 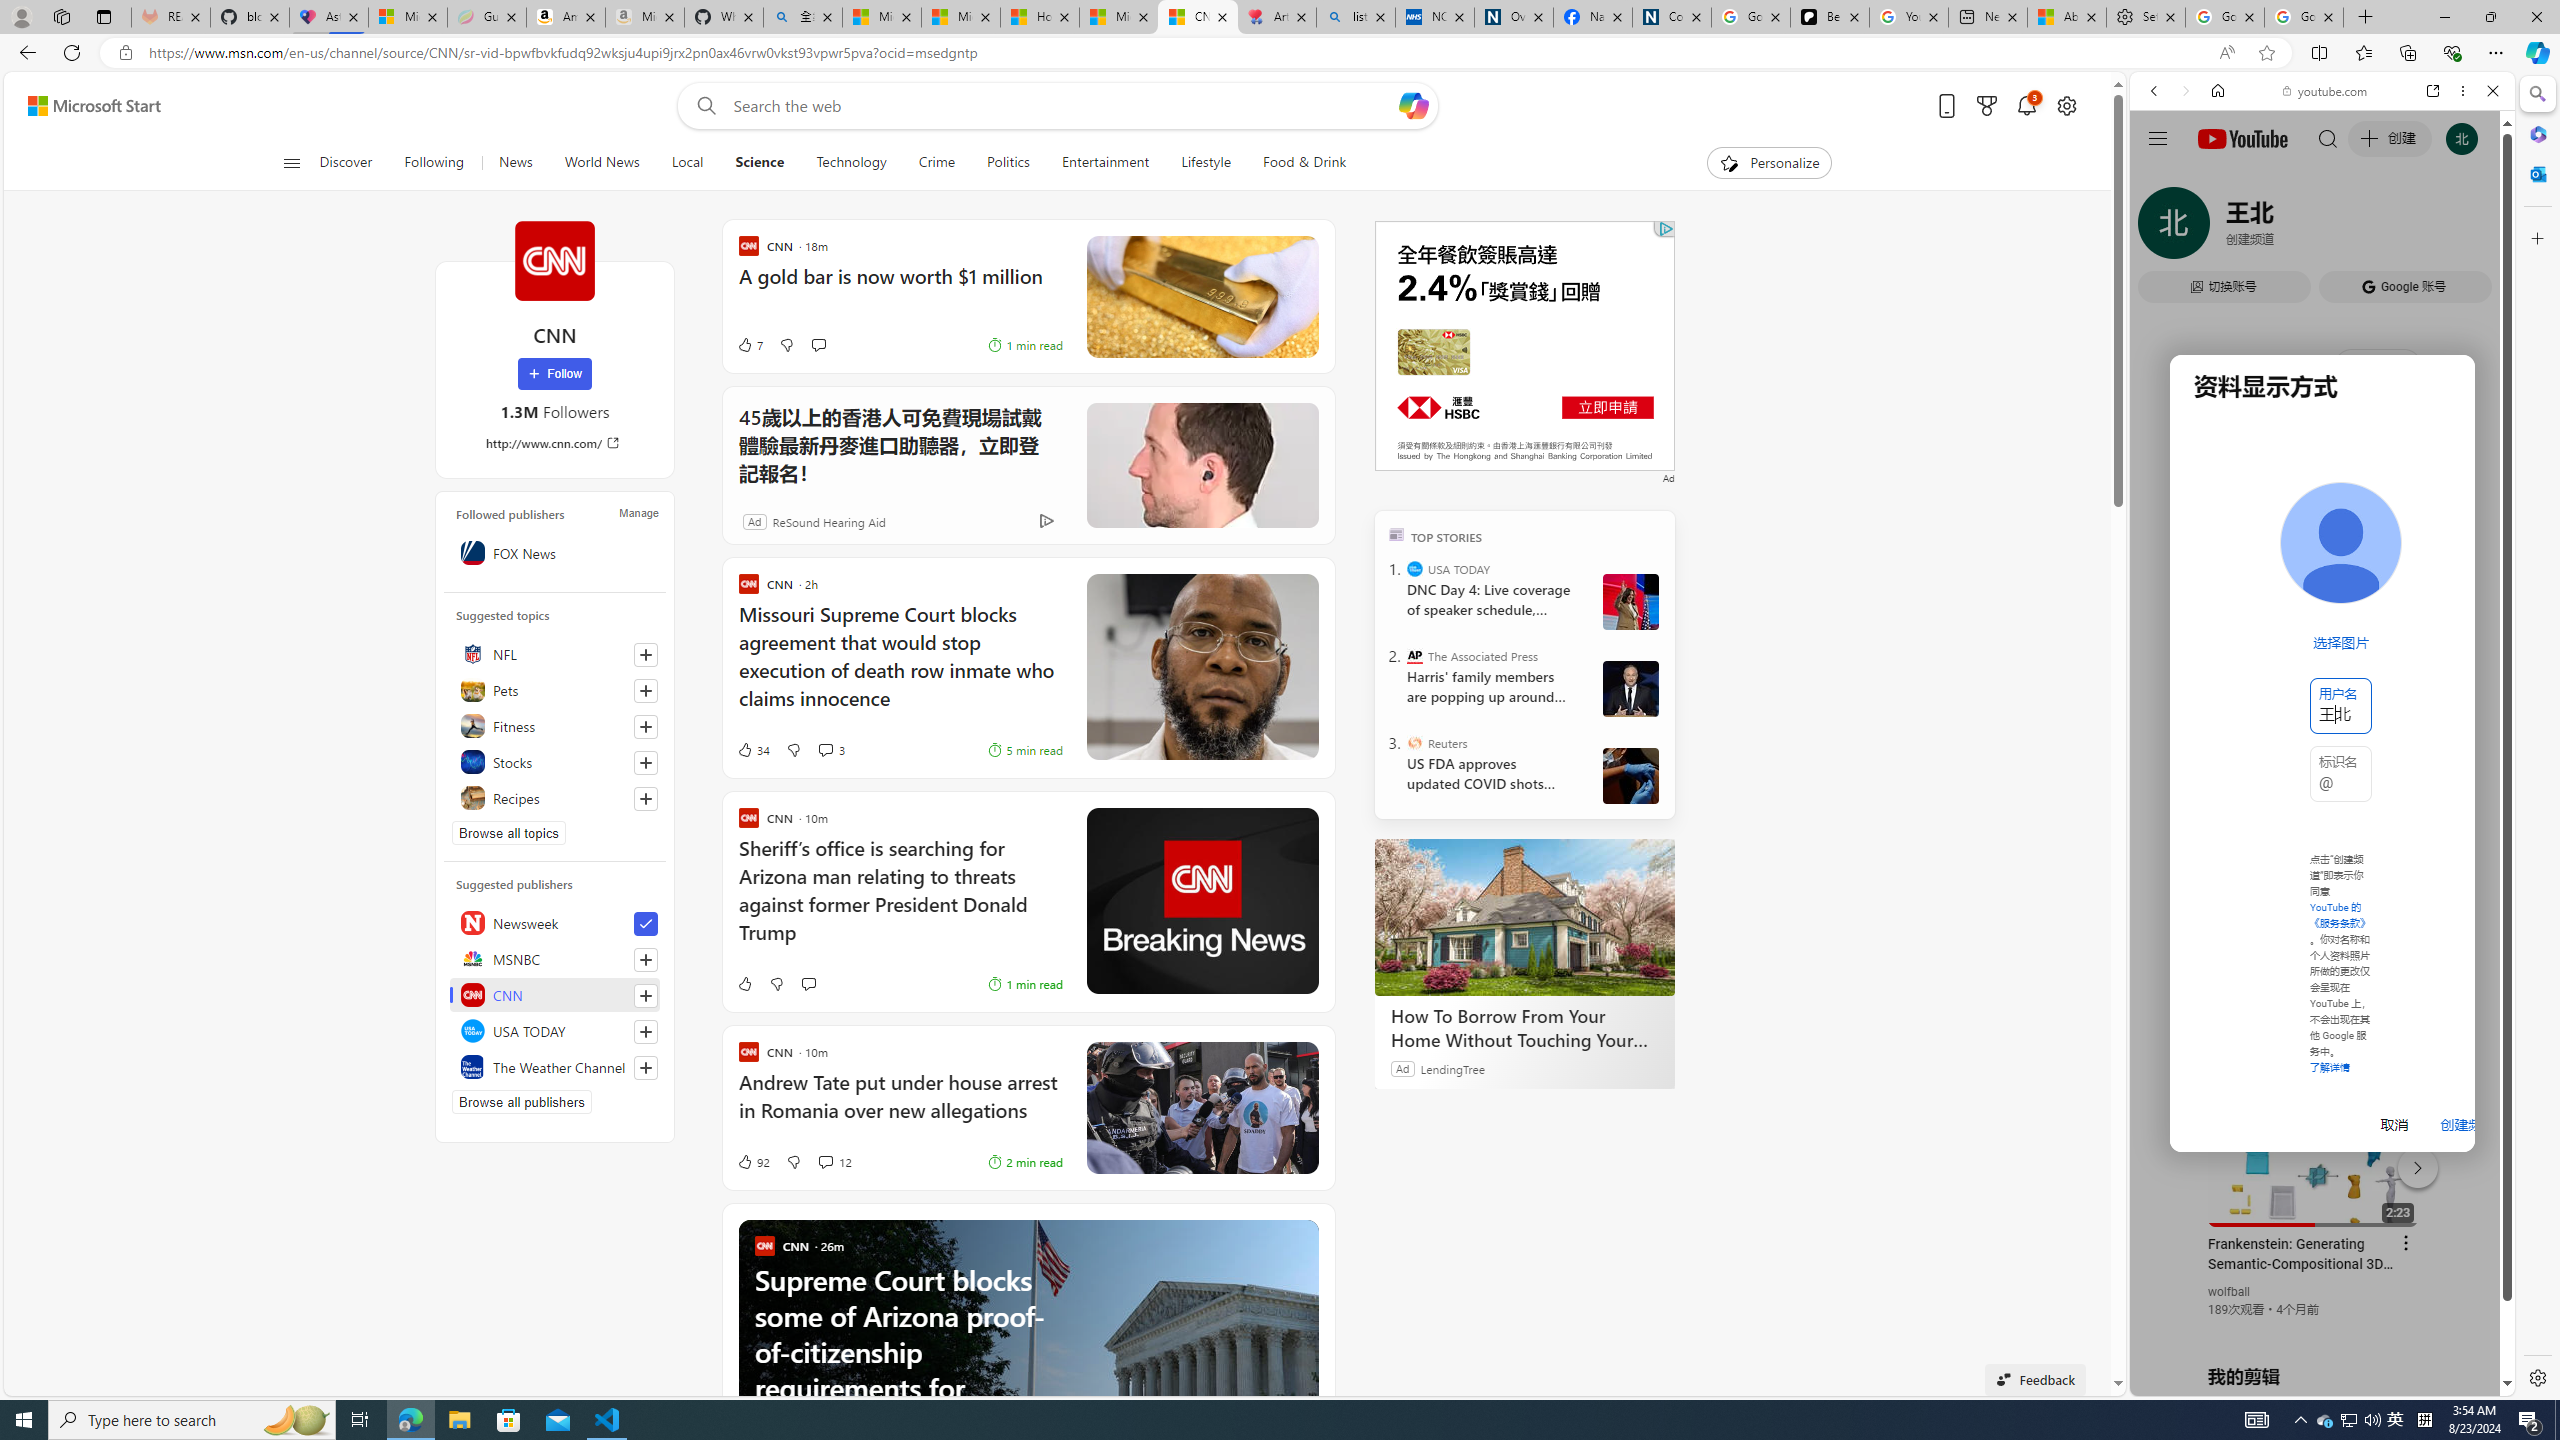 What do you see at coordinates (645, 798) in the screenshot?
I see `'Follow this topic'` at bounding box center [645, 798].